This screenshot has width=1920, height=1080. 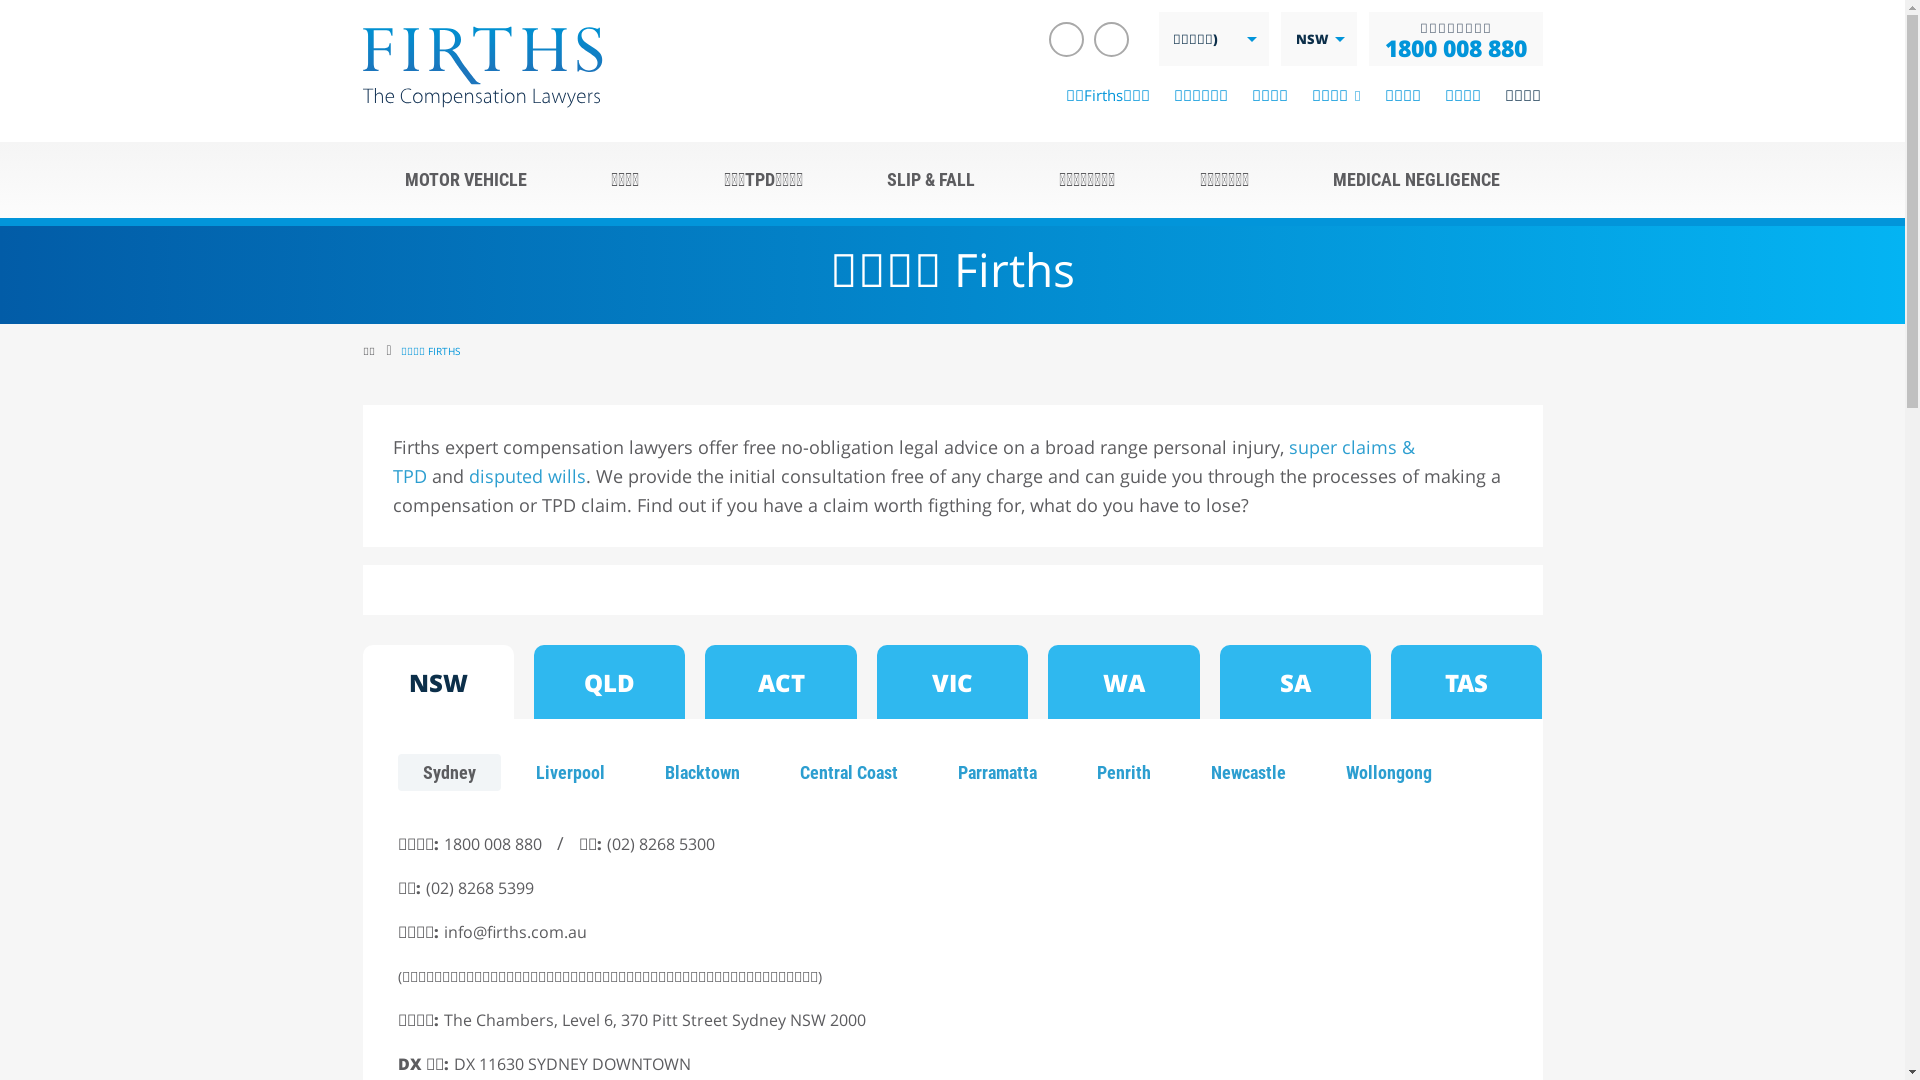 What do you see at coordinates (1123, 771) in the screenshot?
I see `'Penrith'` at bounding box center [1123, 771].